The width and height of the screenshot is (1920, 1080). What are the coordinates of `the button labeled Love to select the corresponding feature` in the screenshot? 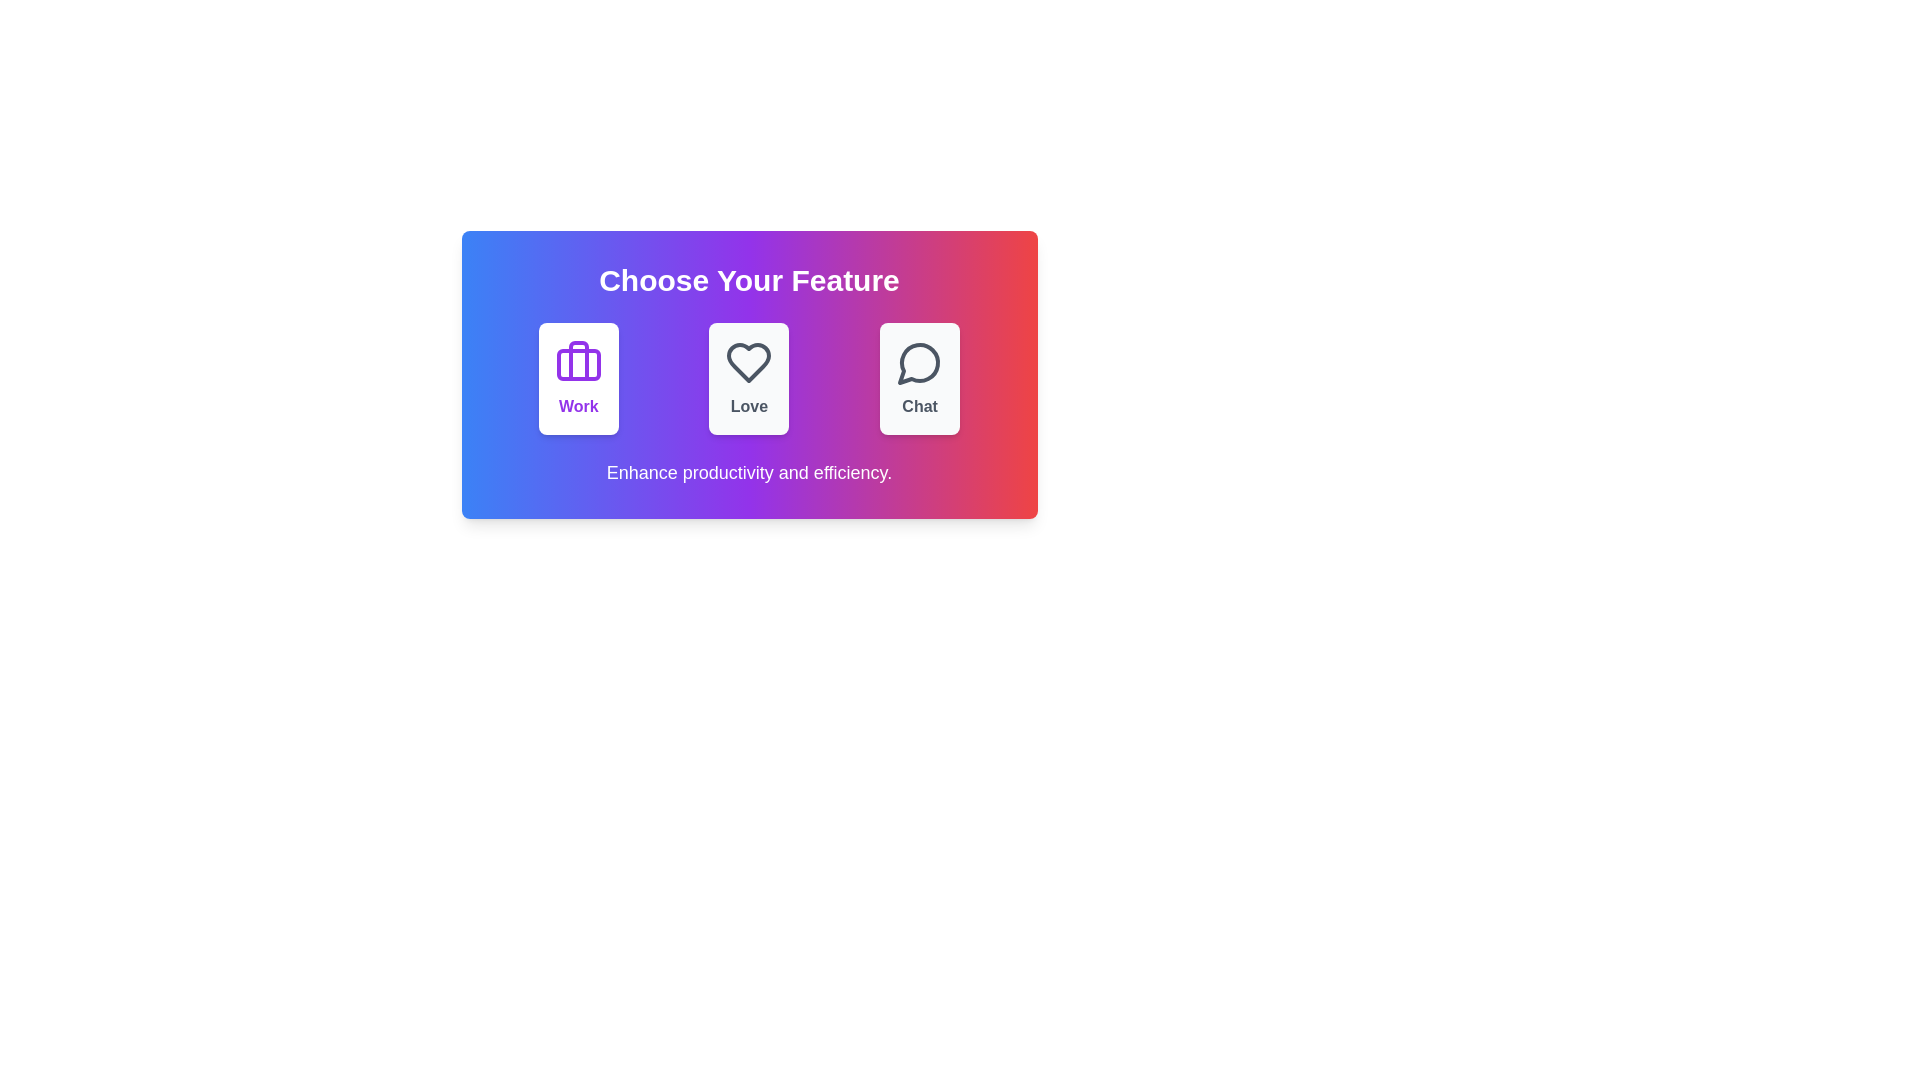 It's located at (748, 378).